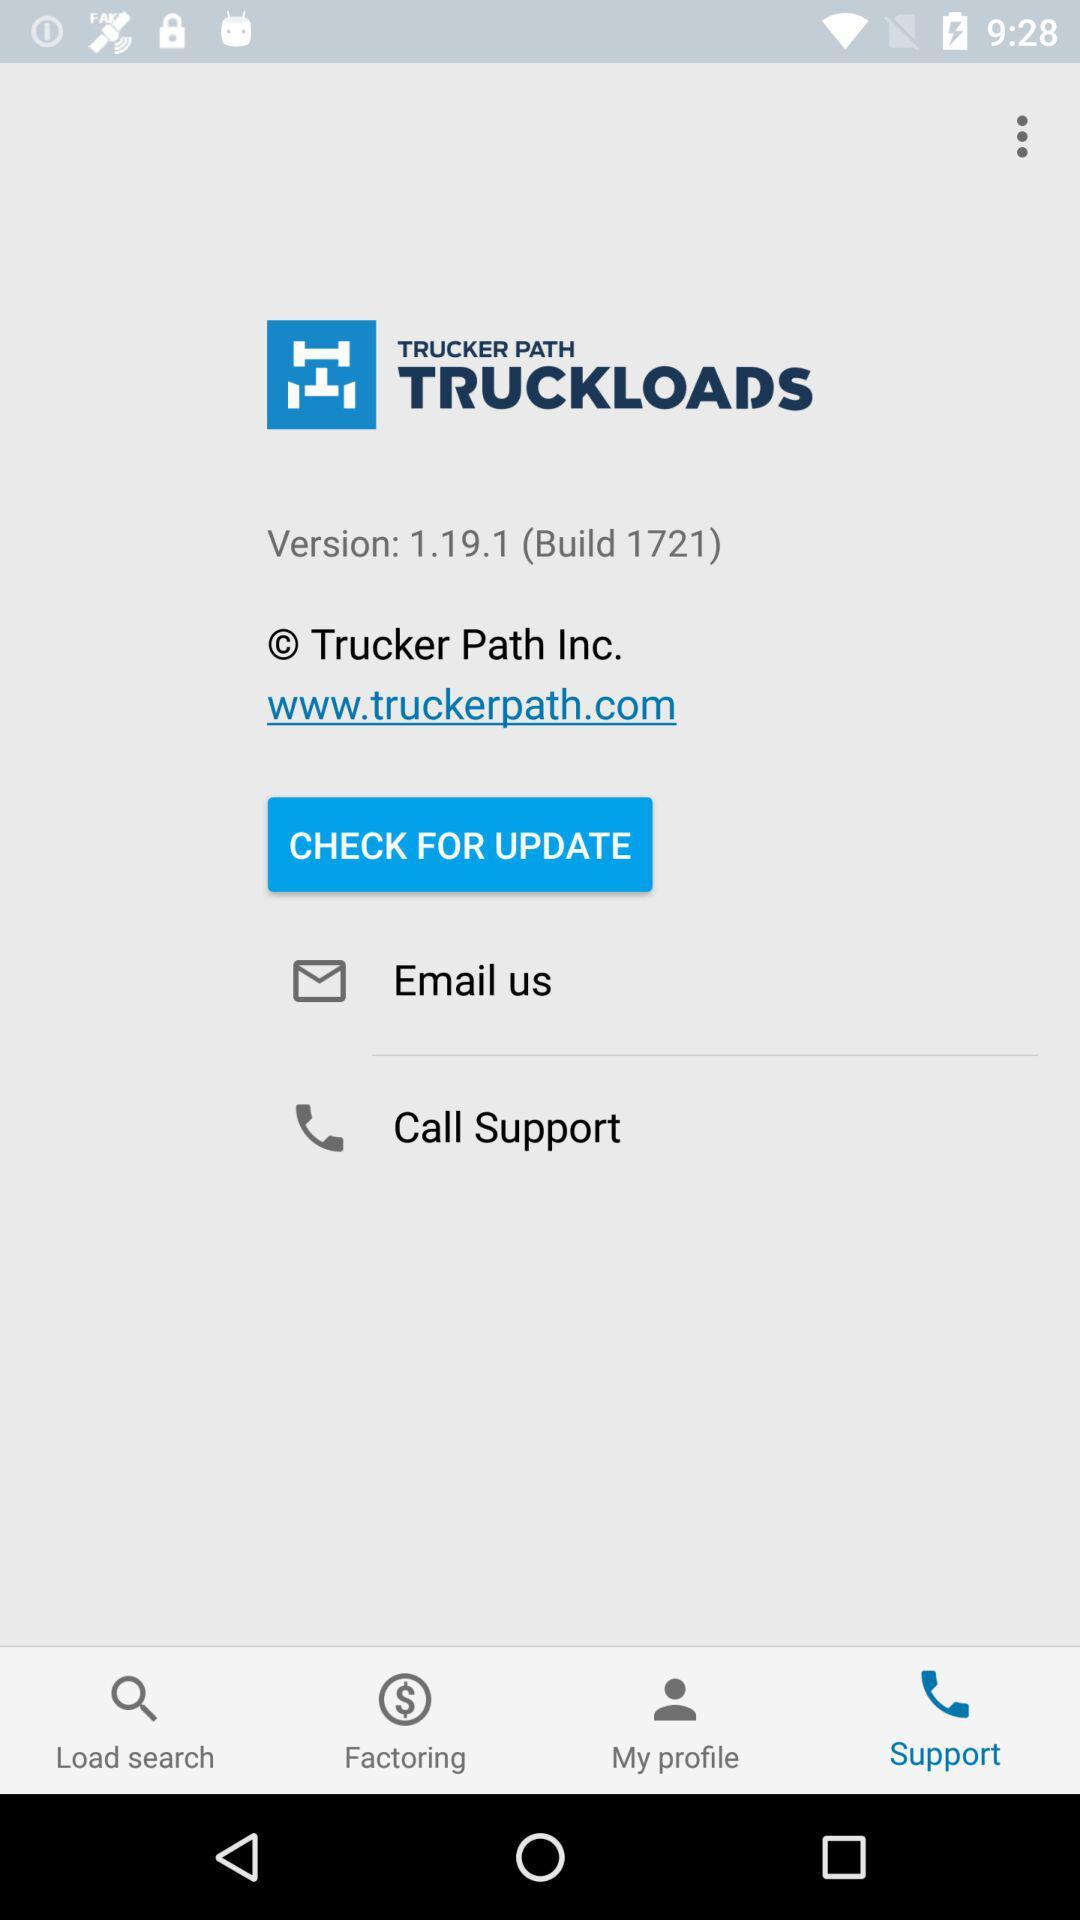 Image resolution: width=1080 pixels, height=1920 pixels. What do you see at coordinates (471, 702) in the screenshot?
I see `fourth line` at bounding box center [471, 702].